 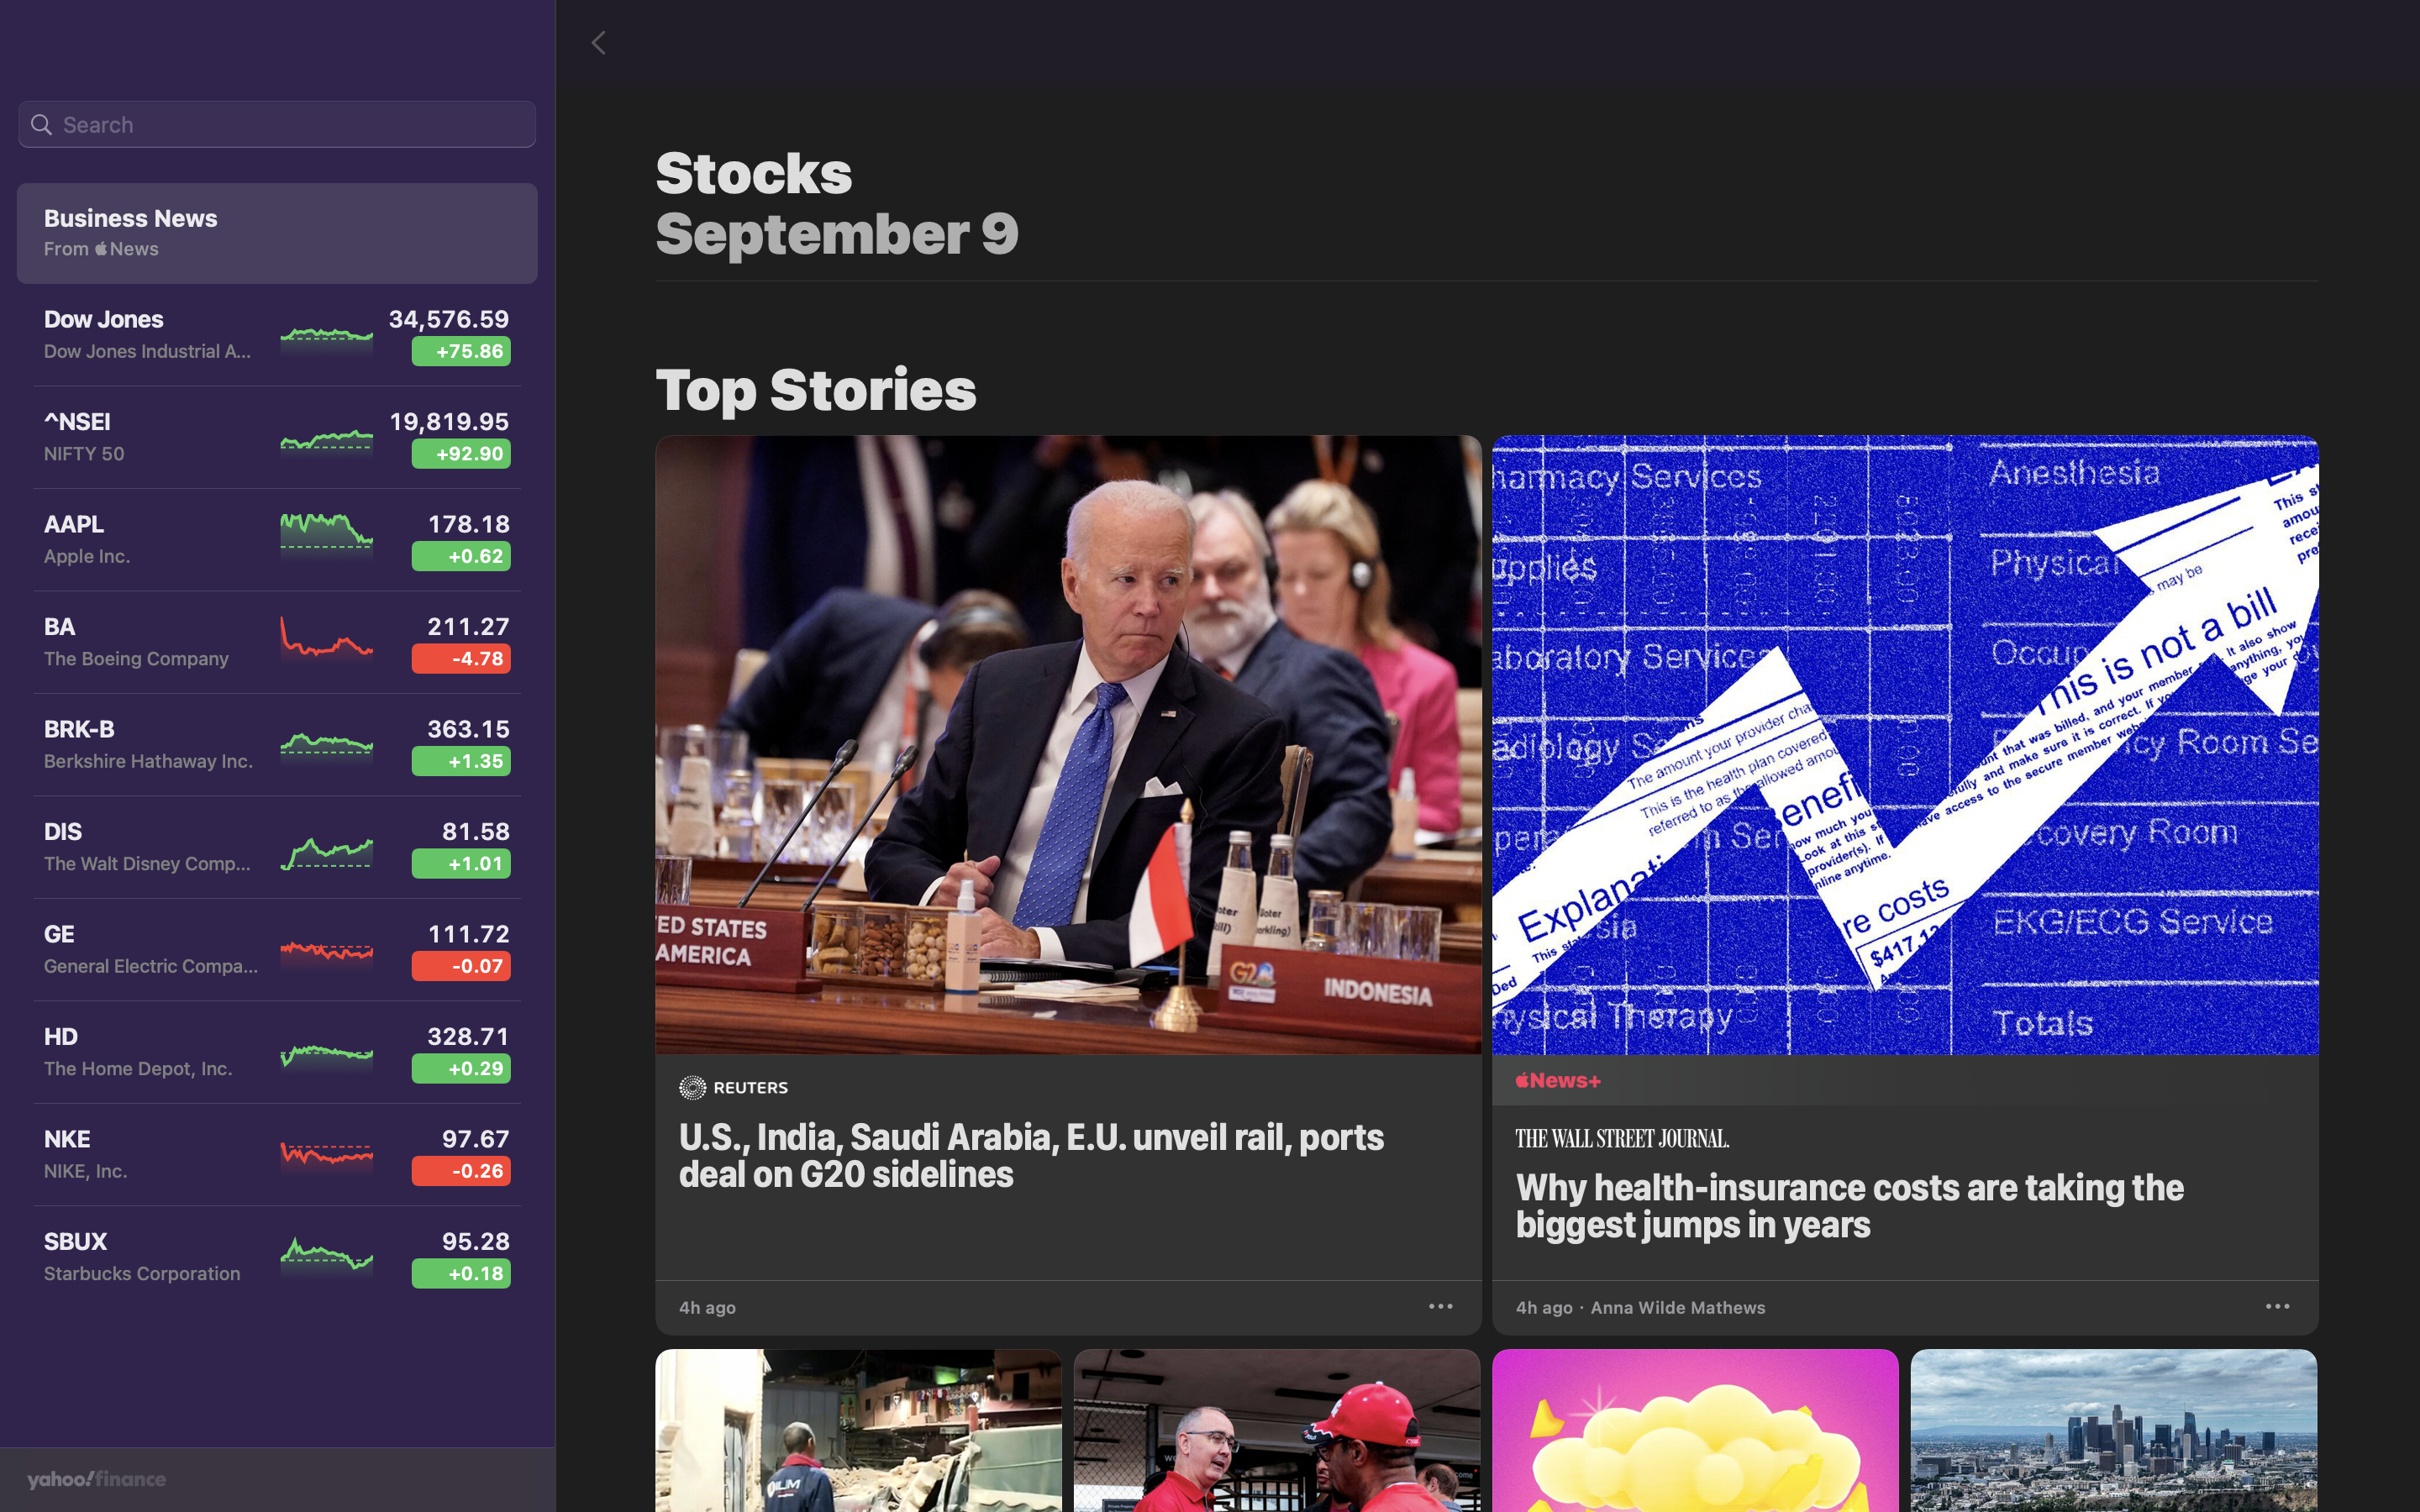 What do you see at coordinates (276, 125) in the screenshot?
I see `Search for the "IBM" stock in the bar on top left` at bounding box center [276, 125].